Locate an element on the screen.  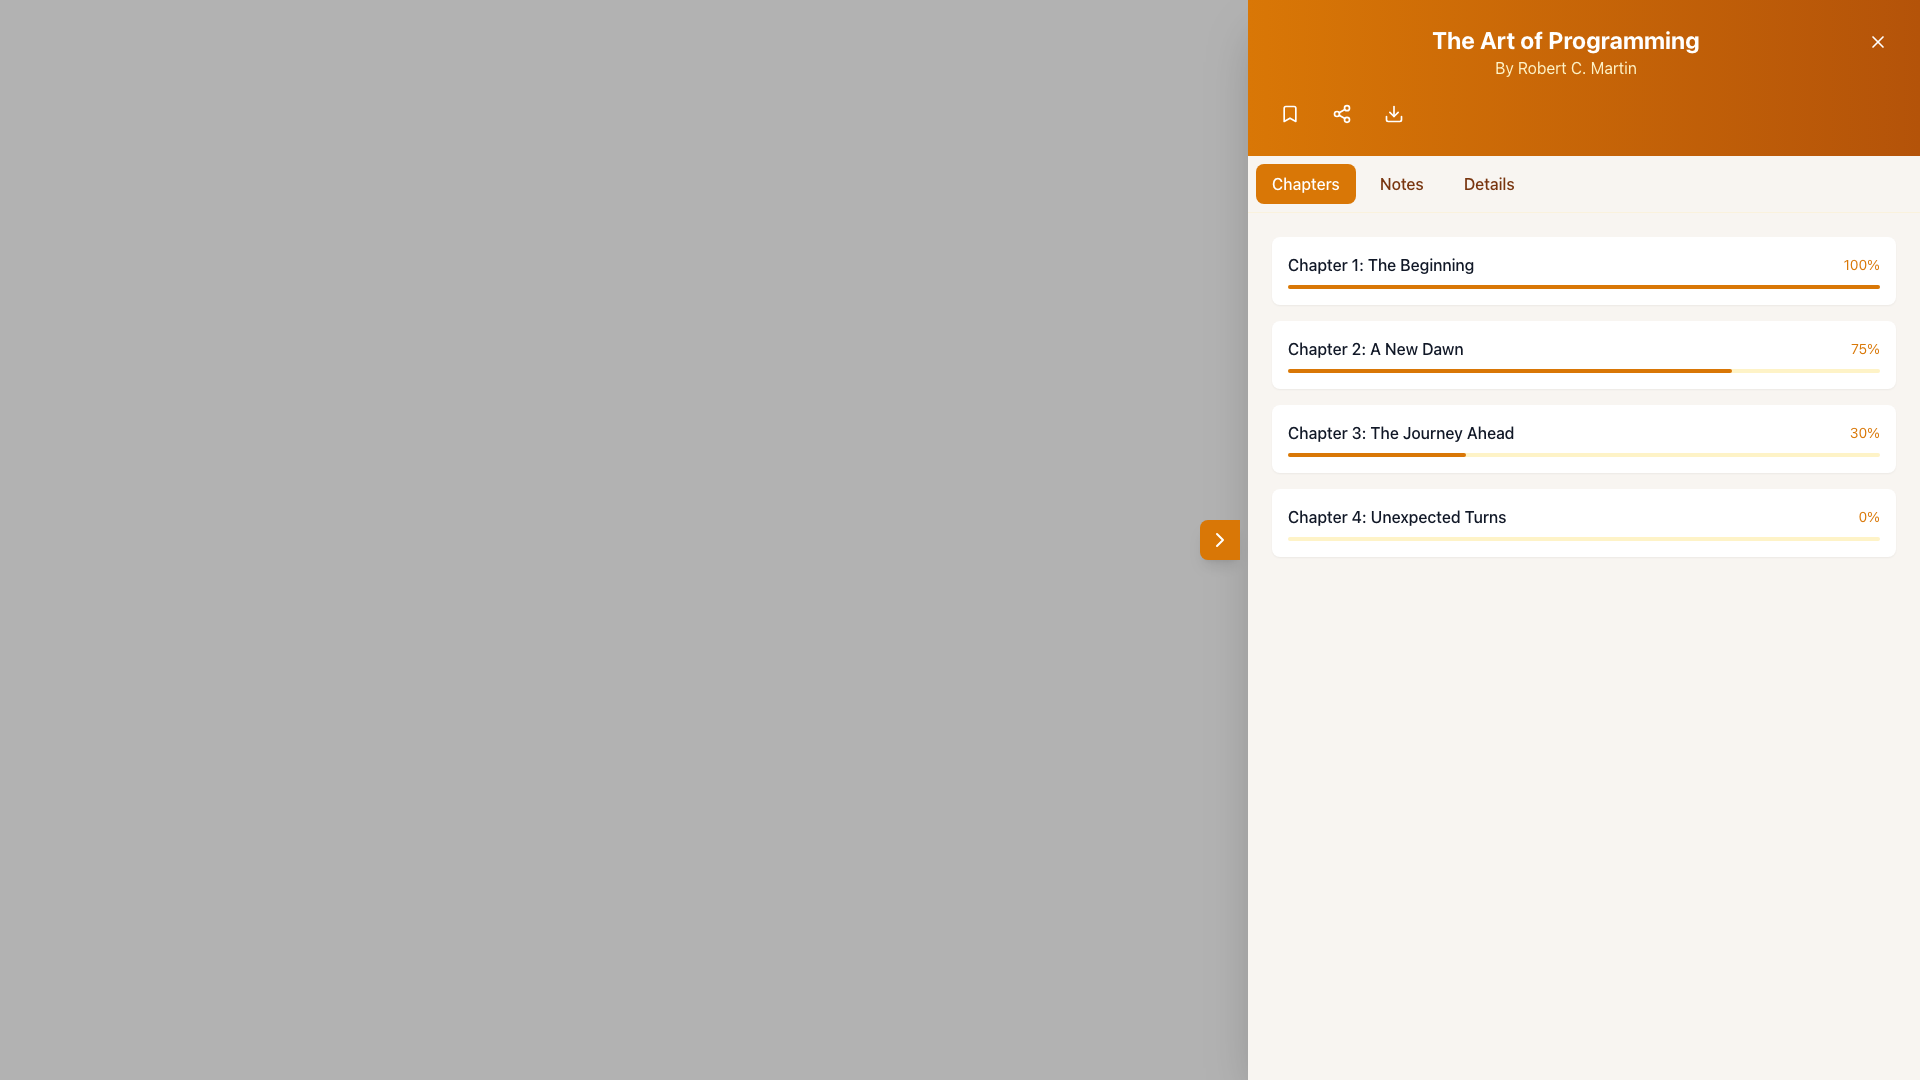
the fourth chapter title and progress status display in the right sidebar, which shows the chapter's title and completion percentage is located at coordinates (1583, 515).